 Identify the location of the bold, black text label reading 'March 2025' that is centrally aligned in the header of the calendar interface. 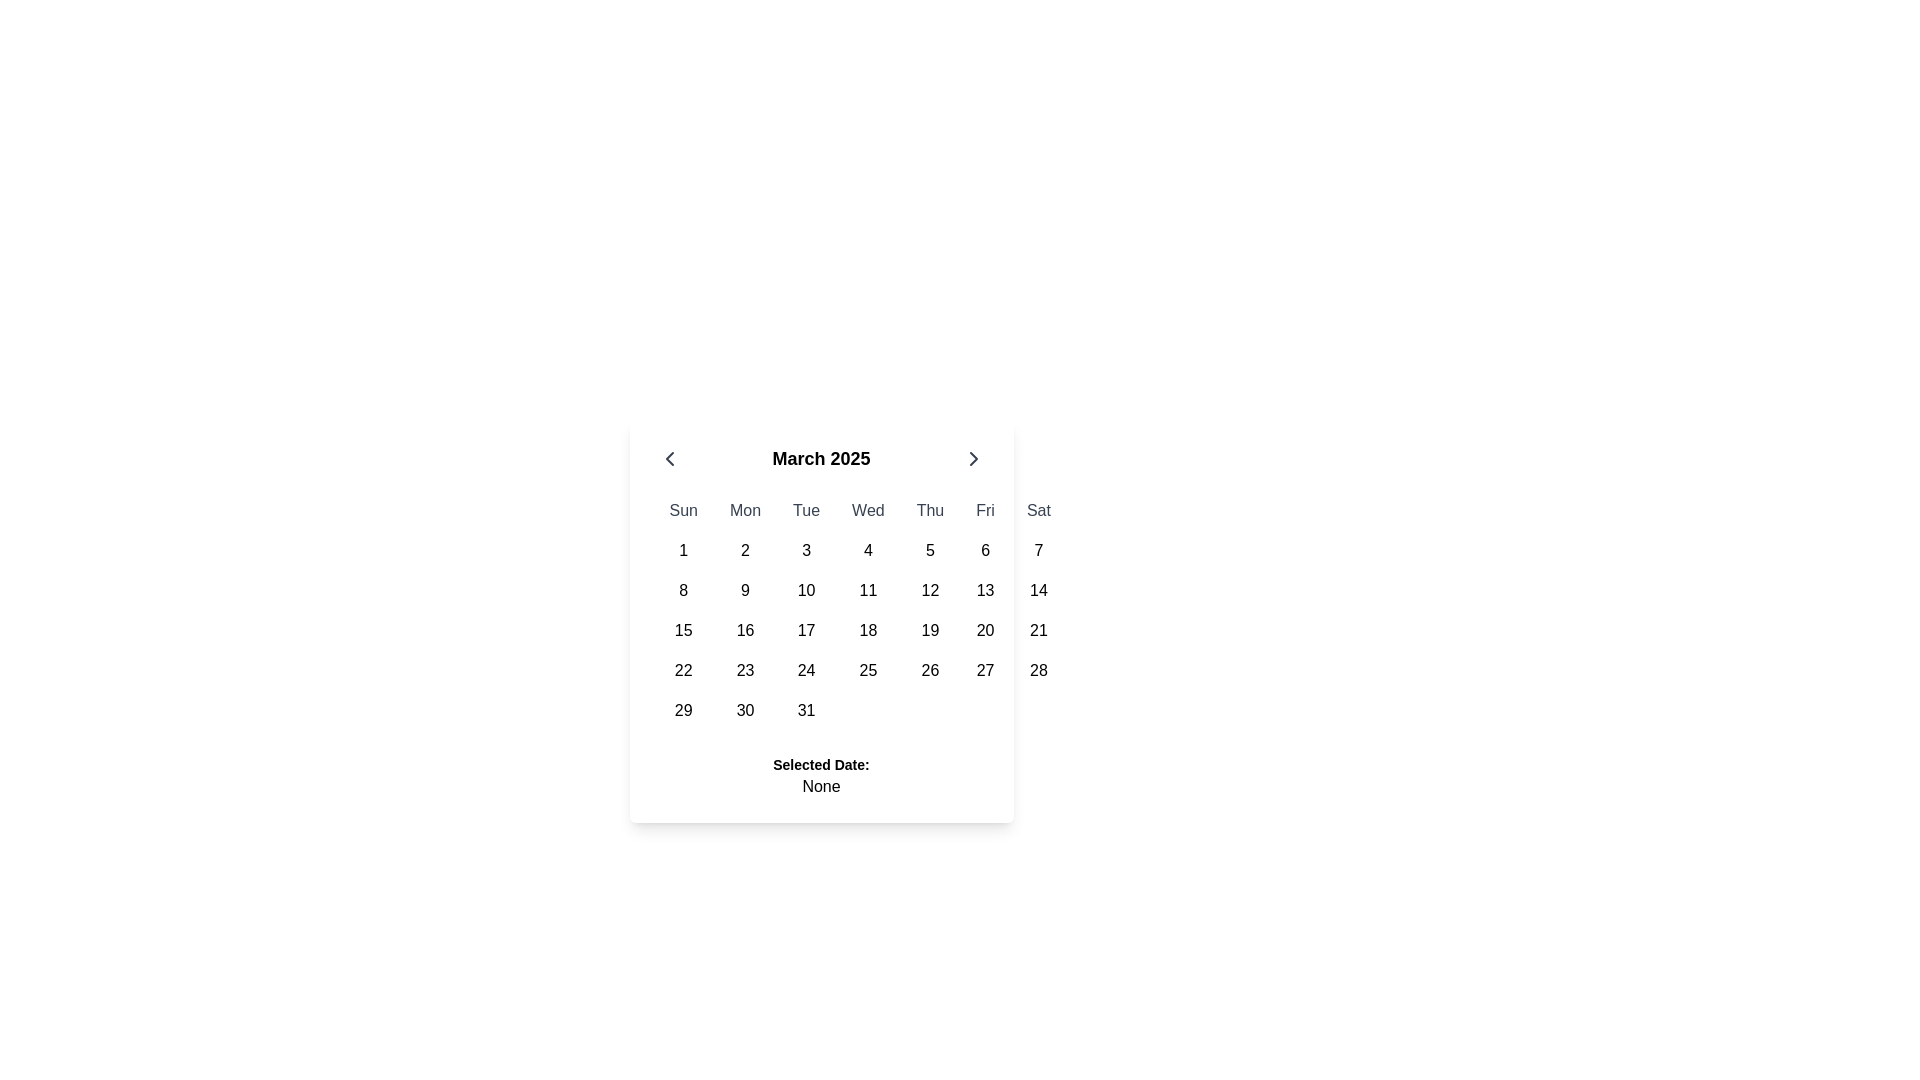
(821, 459).